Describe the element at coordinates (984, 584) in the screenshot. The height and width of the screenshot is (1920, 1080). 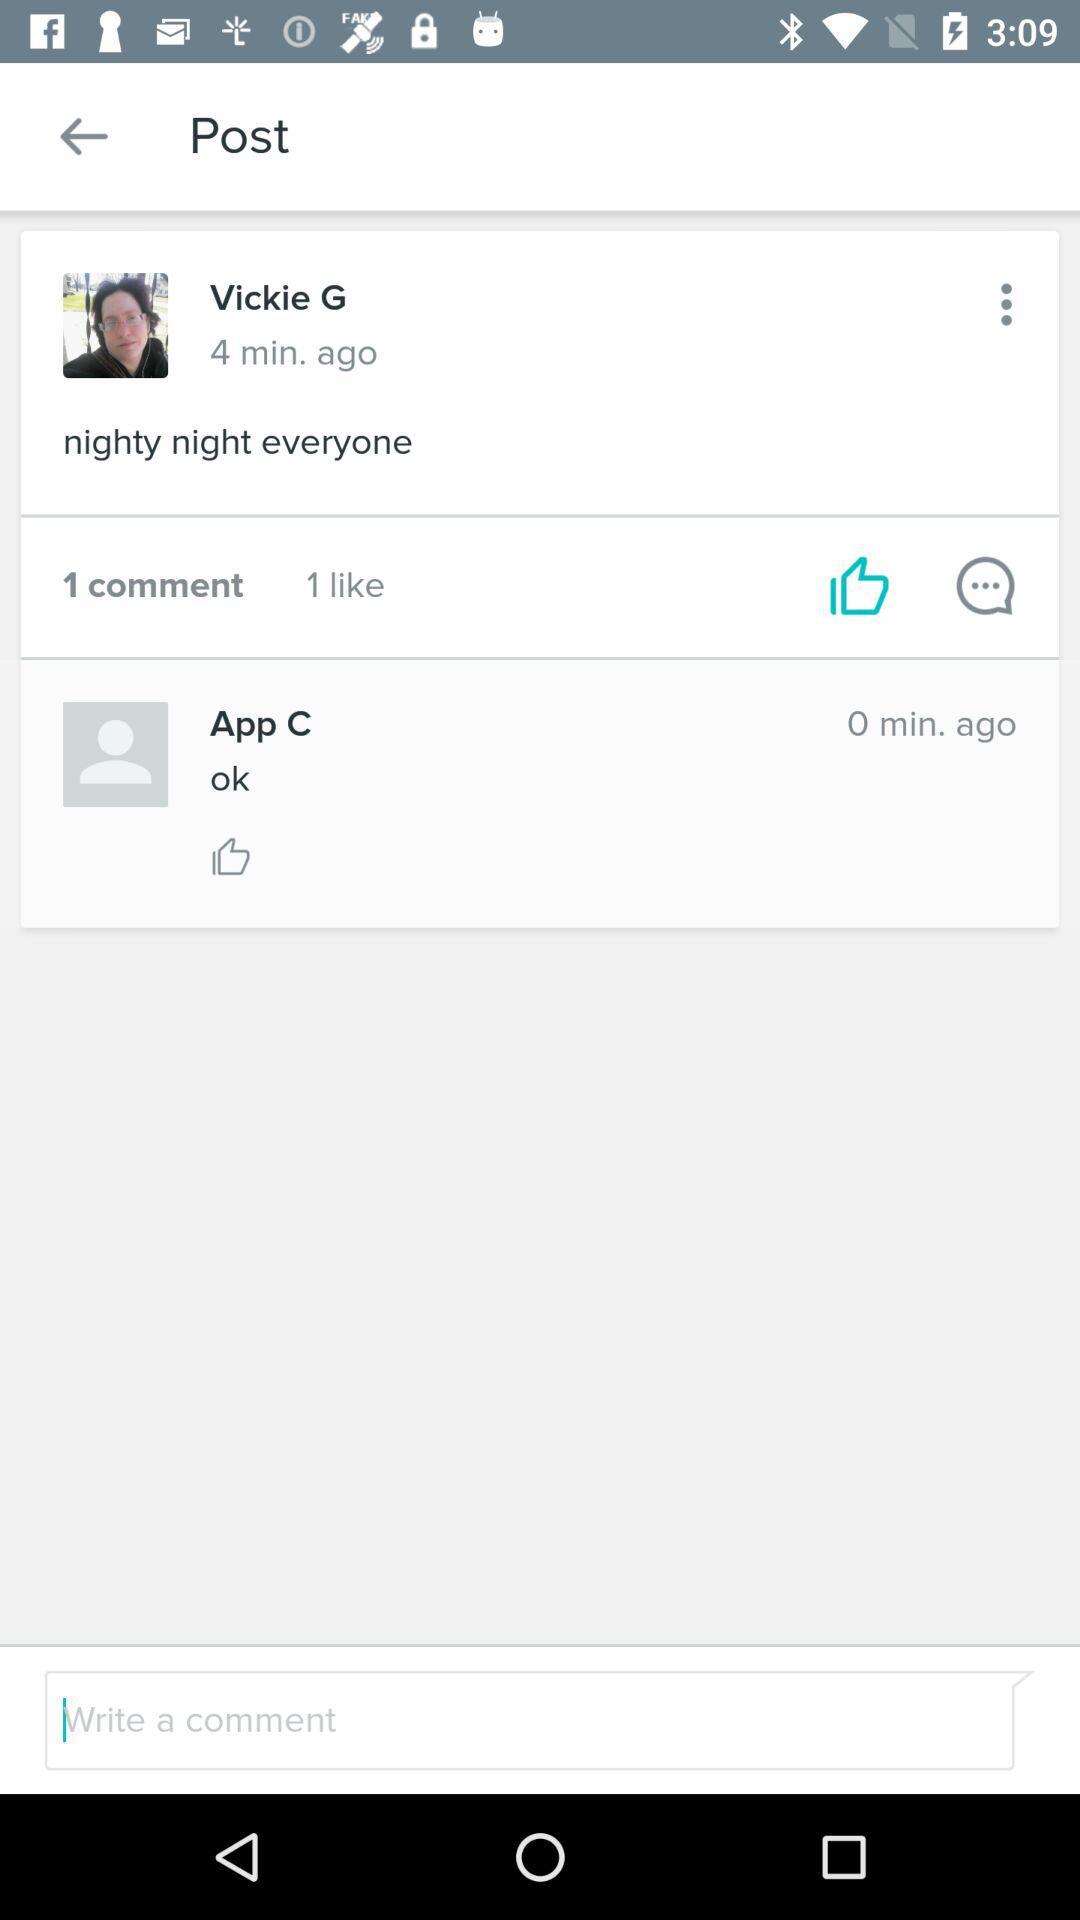
I see `comment on post` at that location.